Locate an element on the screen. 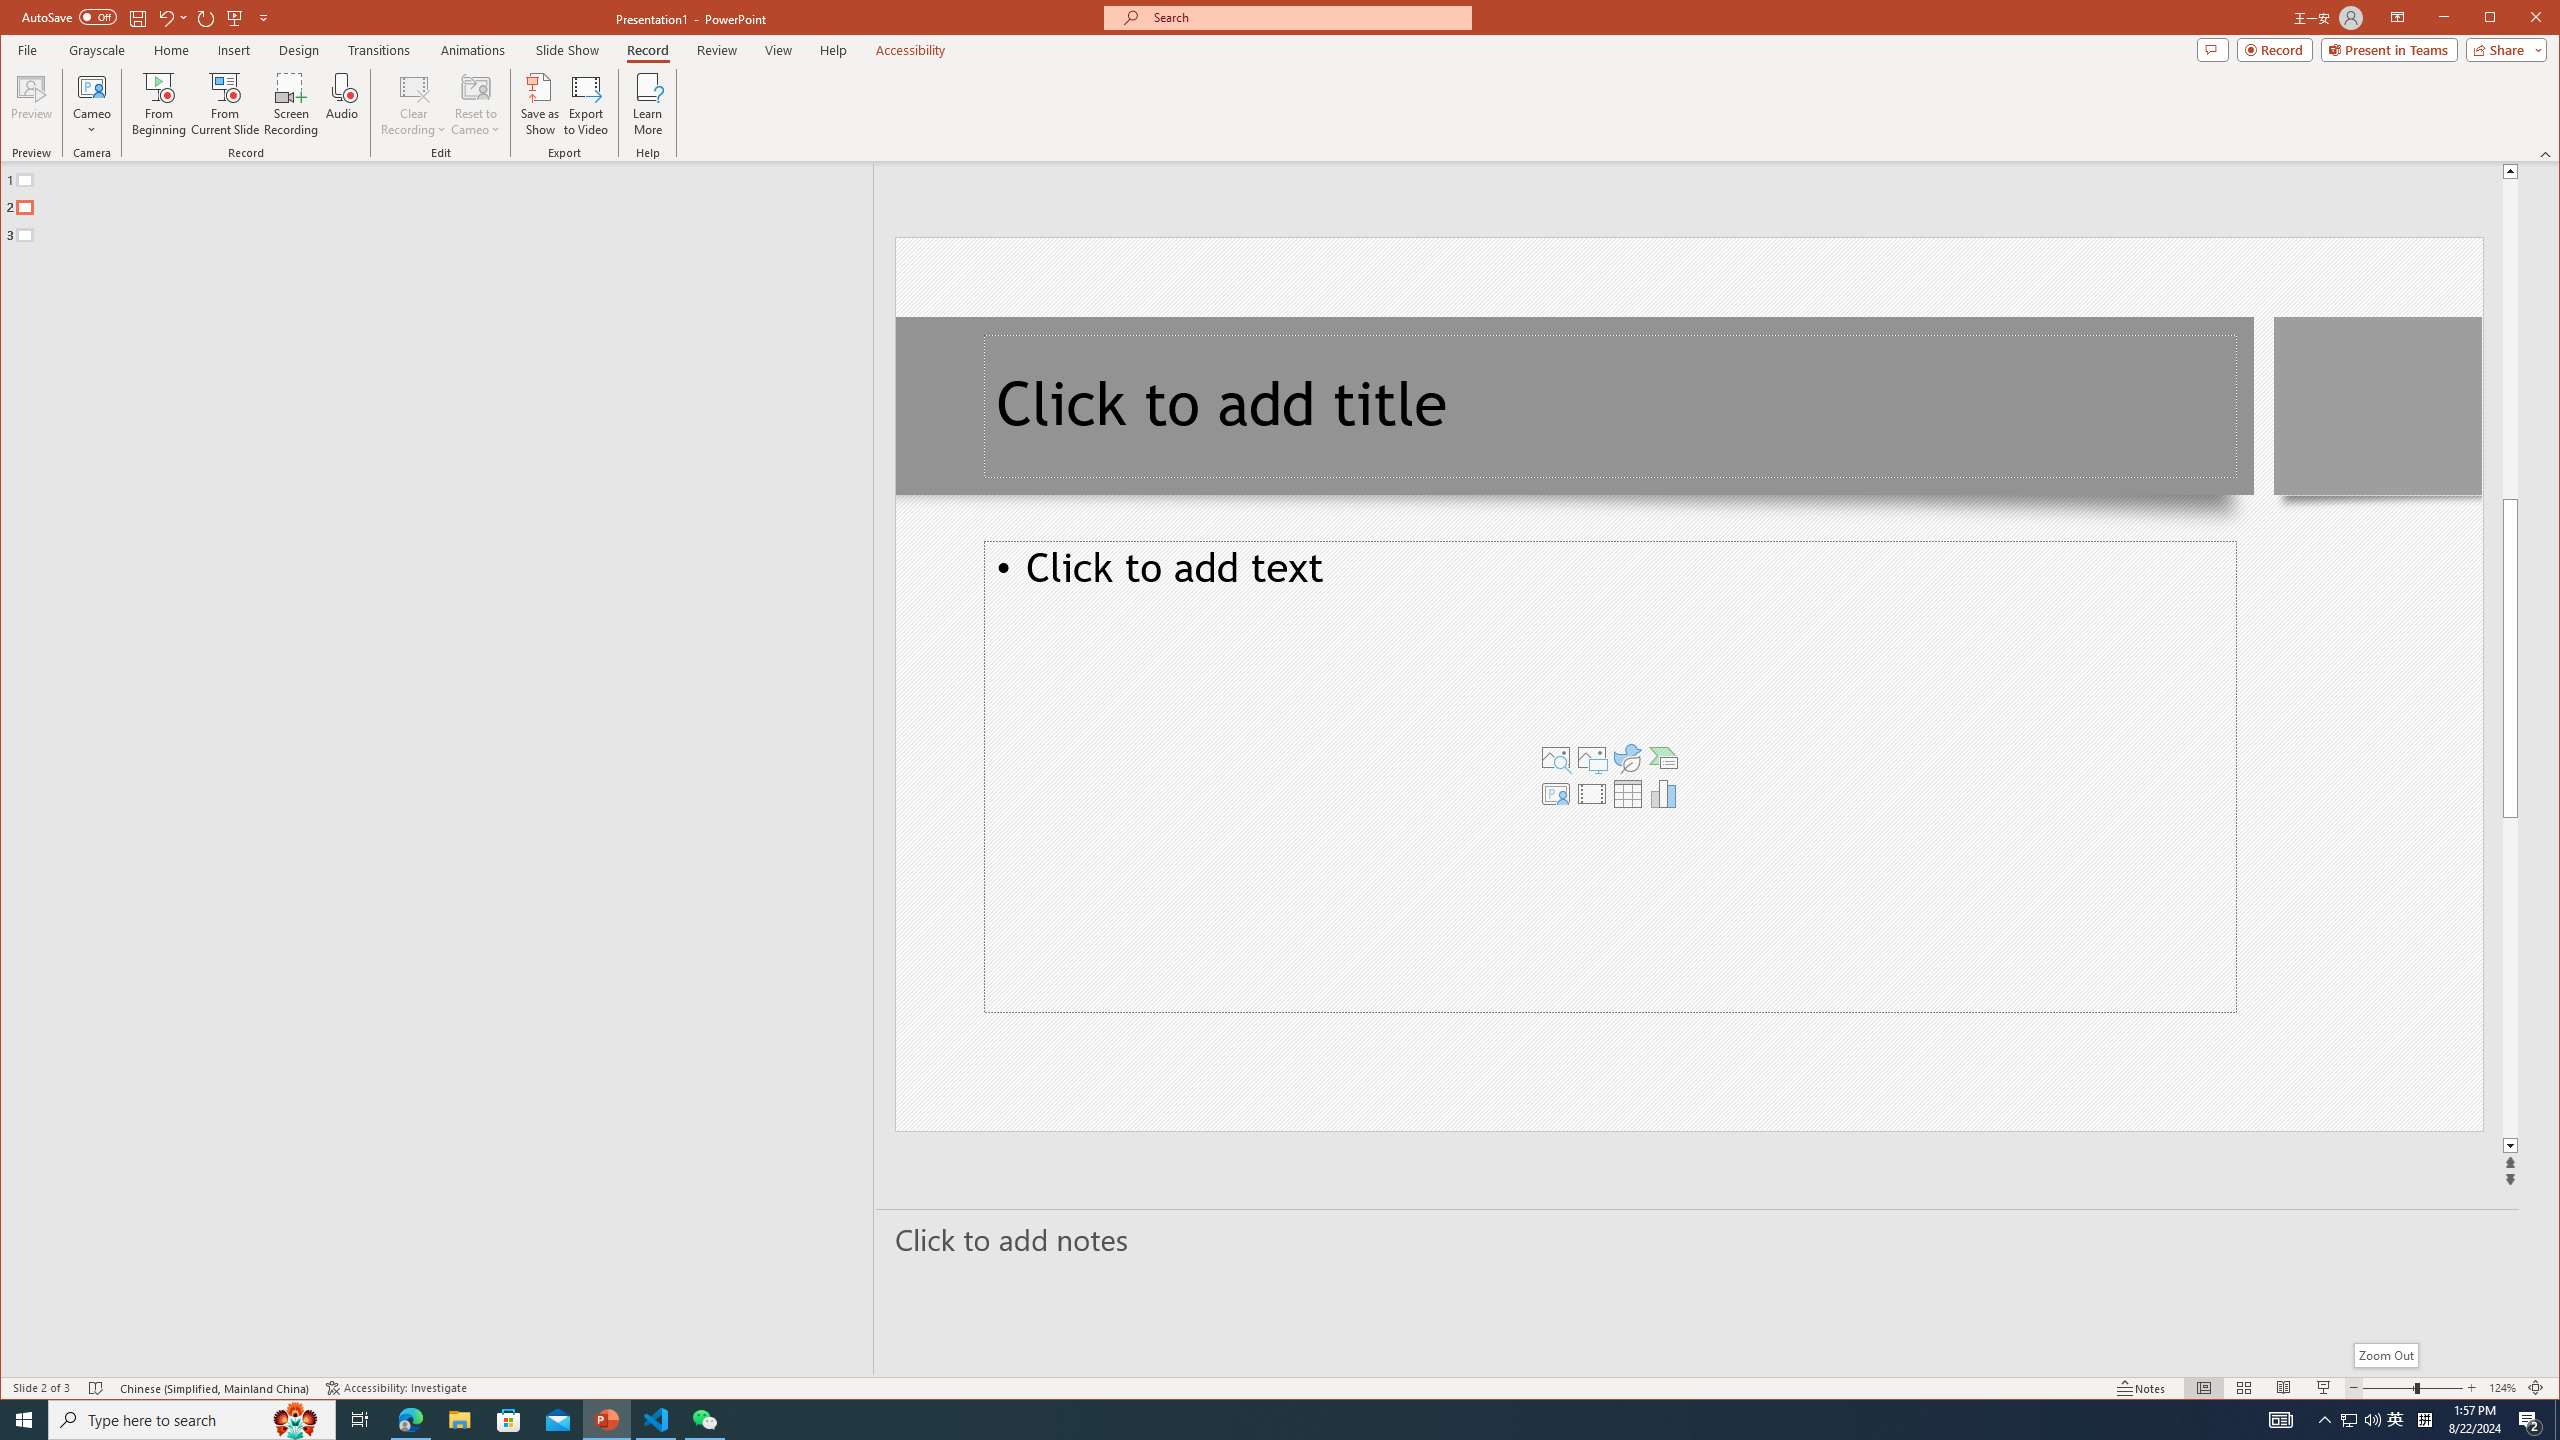  'Export to Video' is located at coordinates (587, 103).